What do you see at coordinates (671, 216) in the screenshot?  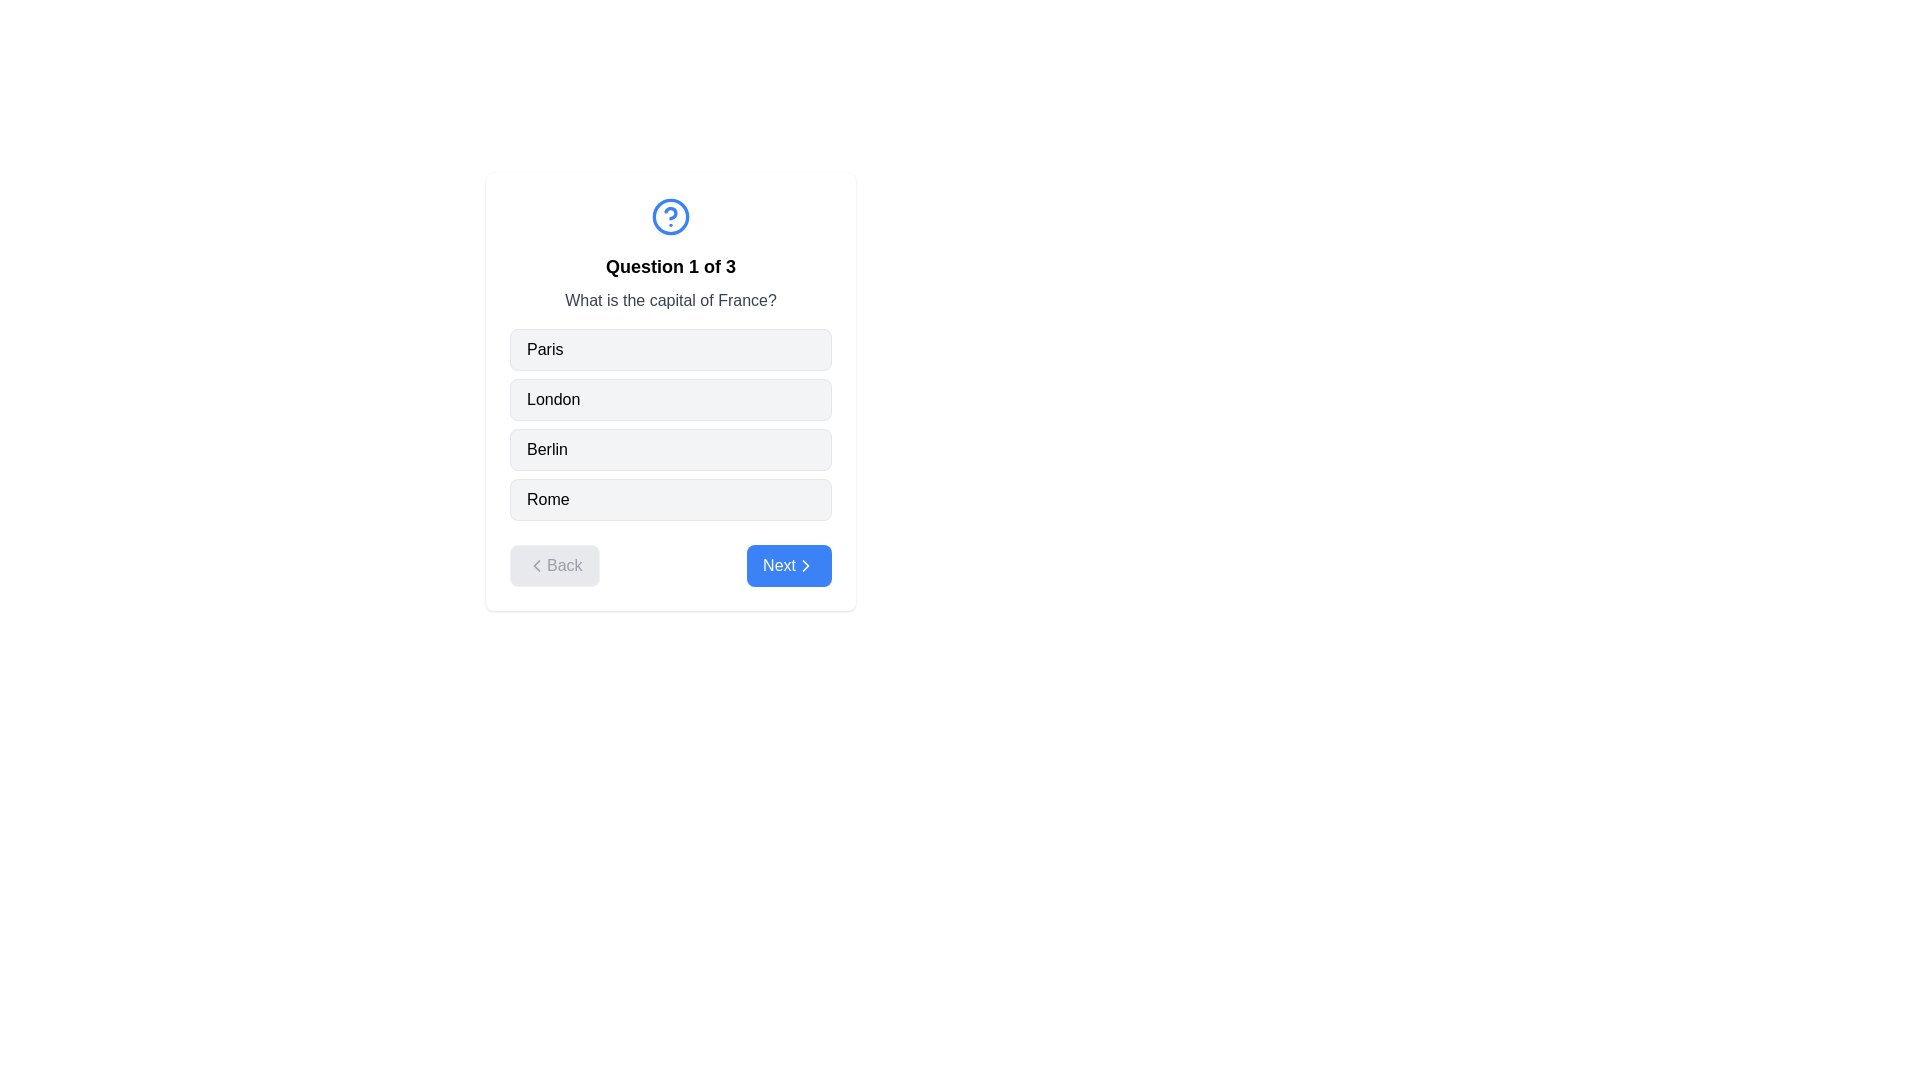 I see `the circular blue-bordered help icon with a question mark in the center, located at the top section of the question box` at bounding box center [671, 216].